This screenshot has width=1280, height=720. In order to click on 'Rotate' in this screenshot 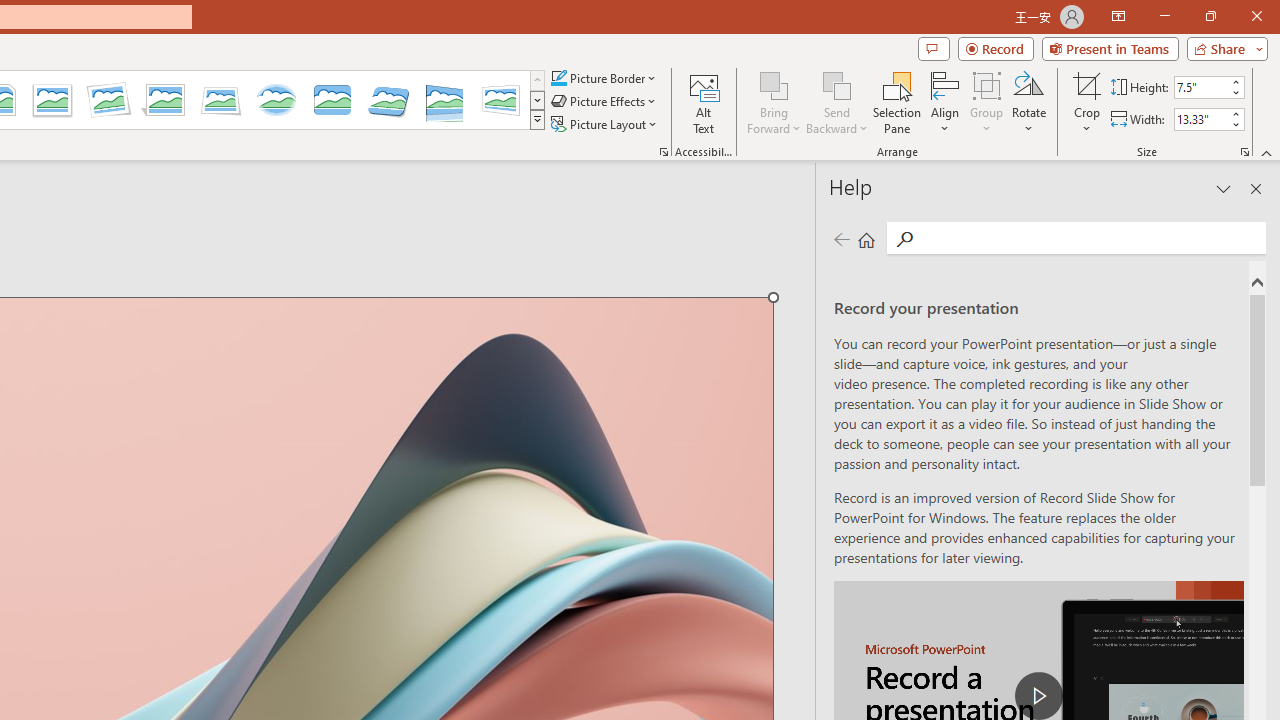, I will do `click(1029, 103)`.